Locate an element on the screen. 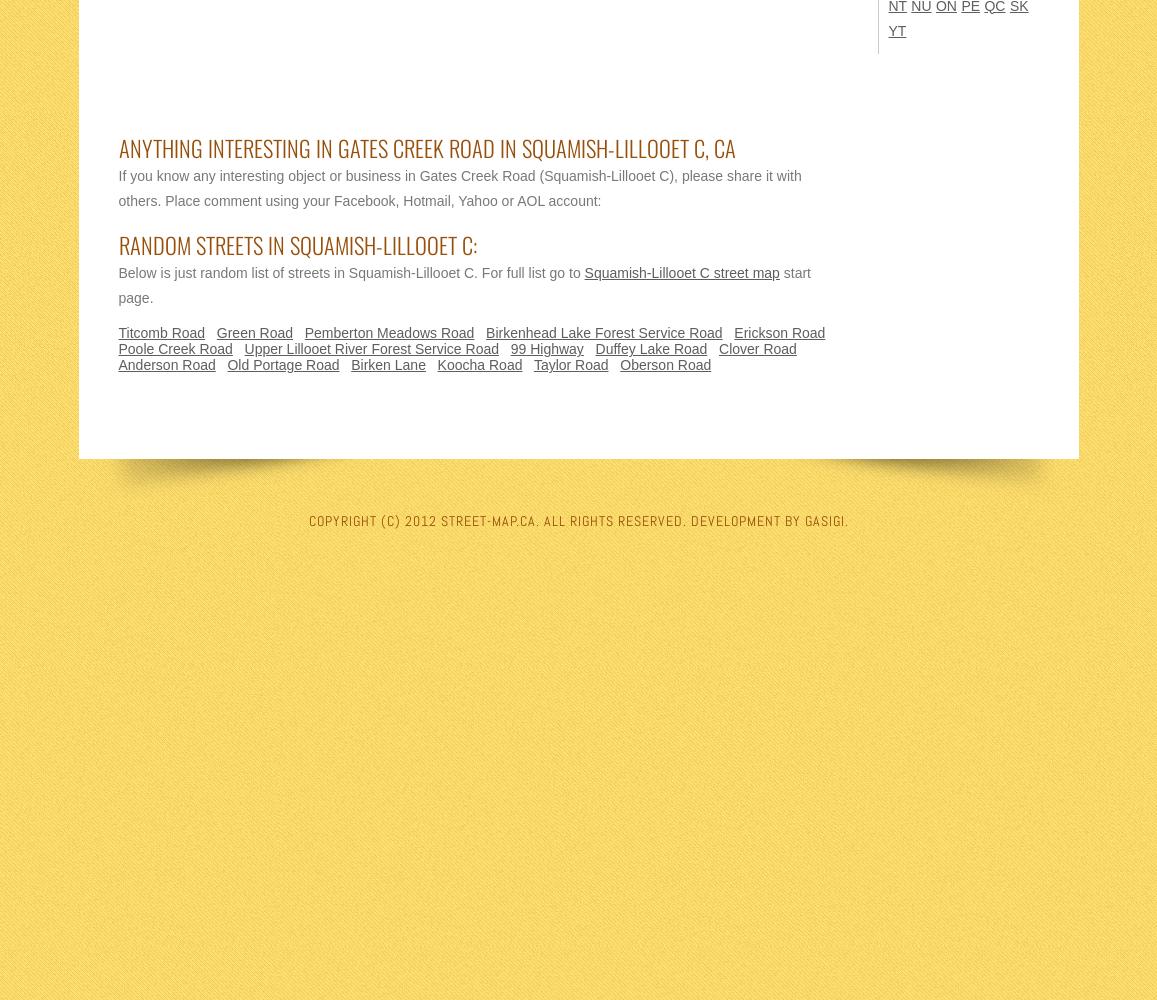  'Poole Creek Road' is located at coordinates (174, 348).